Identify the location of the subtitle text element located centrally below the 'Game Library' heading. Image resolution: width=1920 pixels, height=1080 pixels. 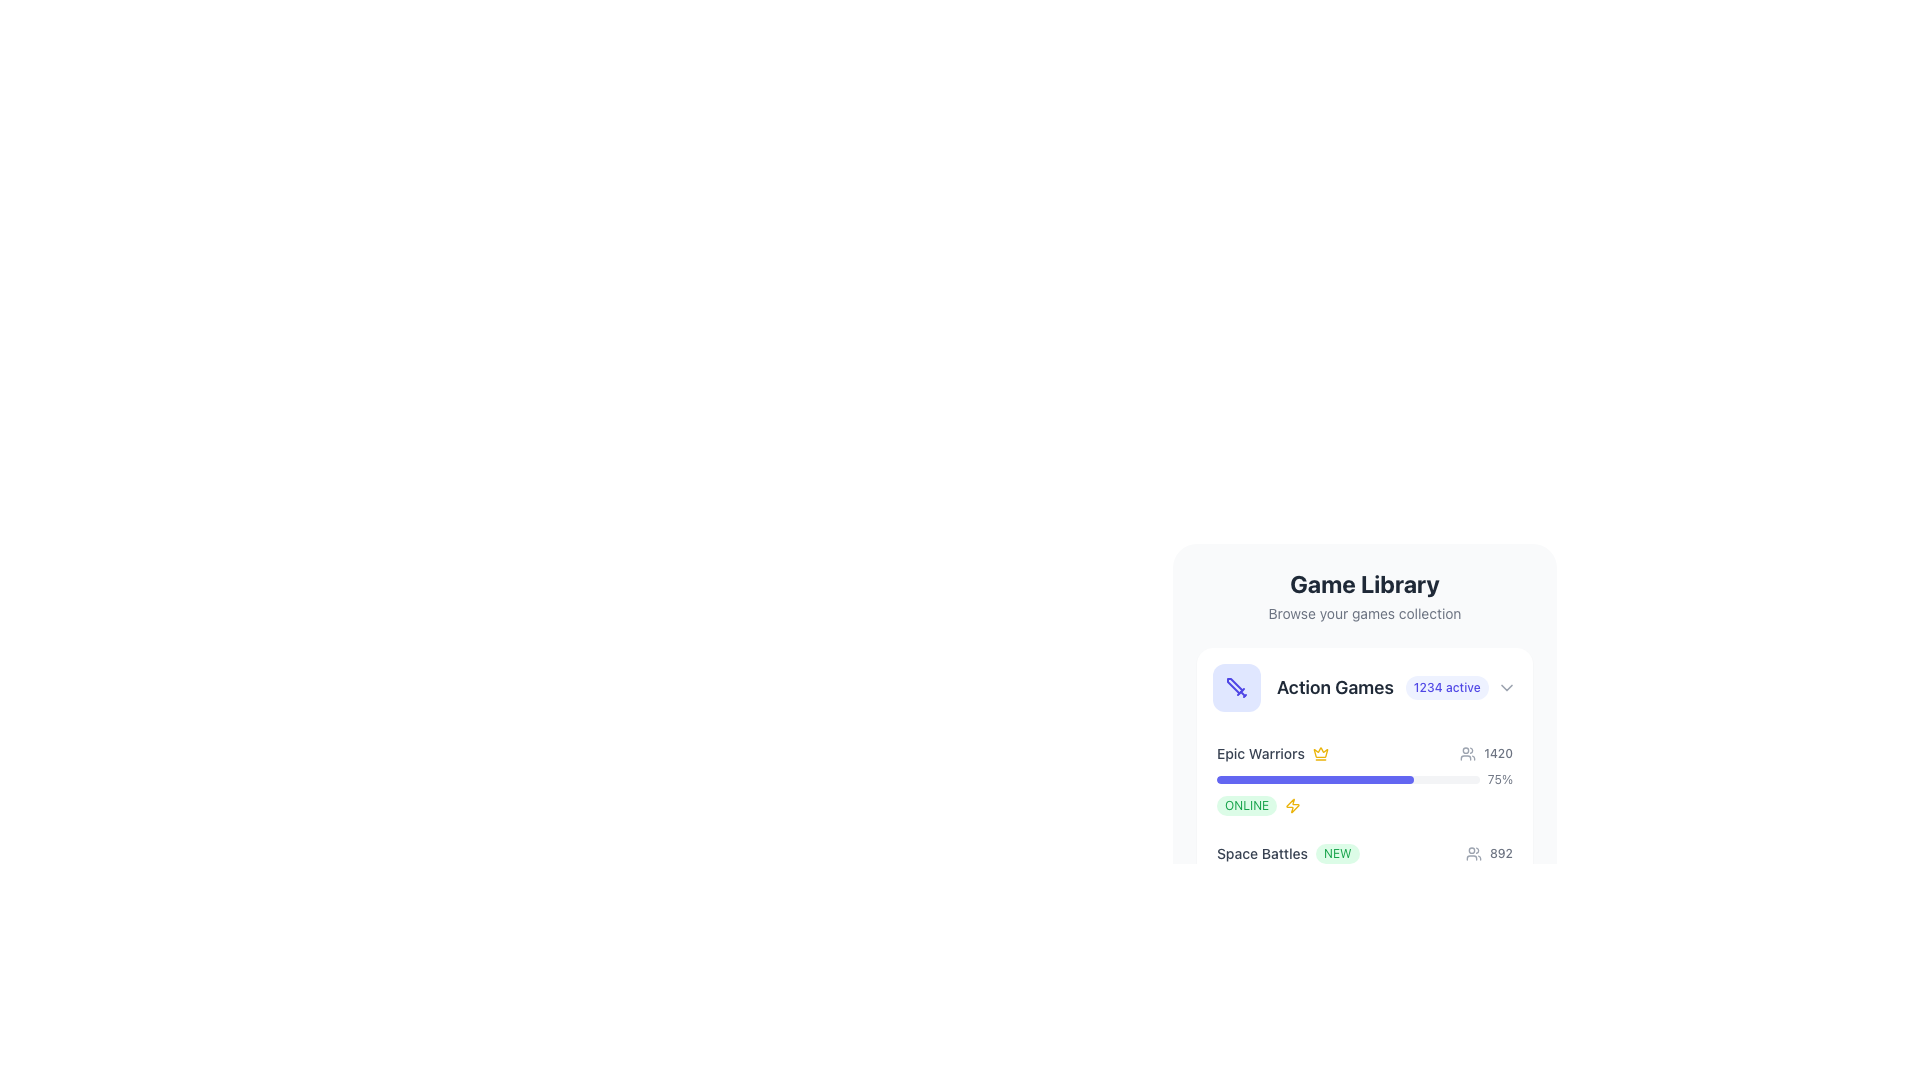
(1363, 612).